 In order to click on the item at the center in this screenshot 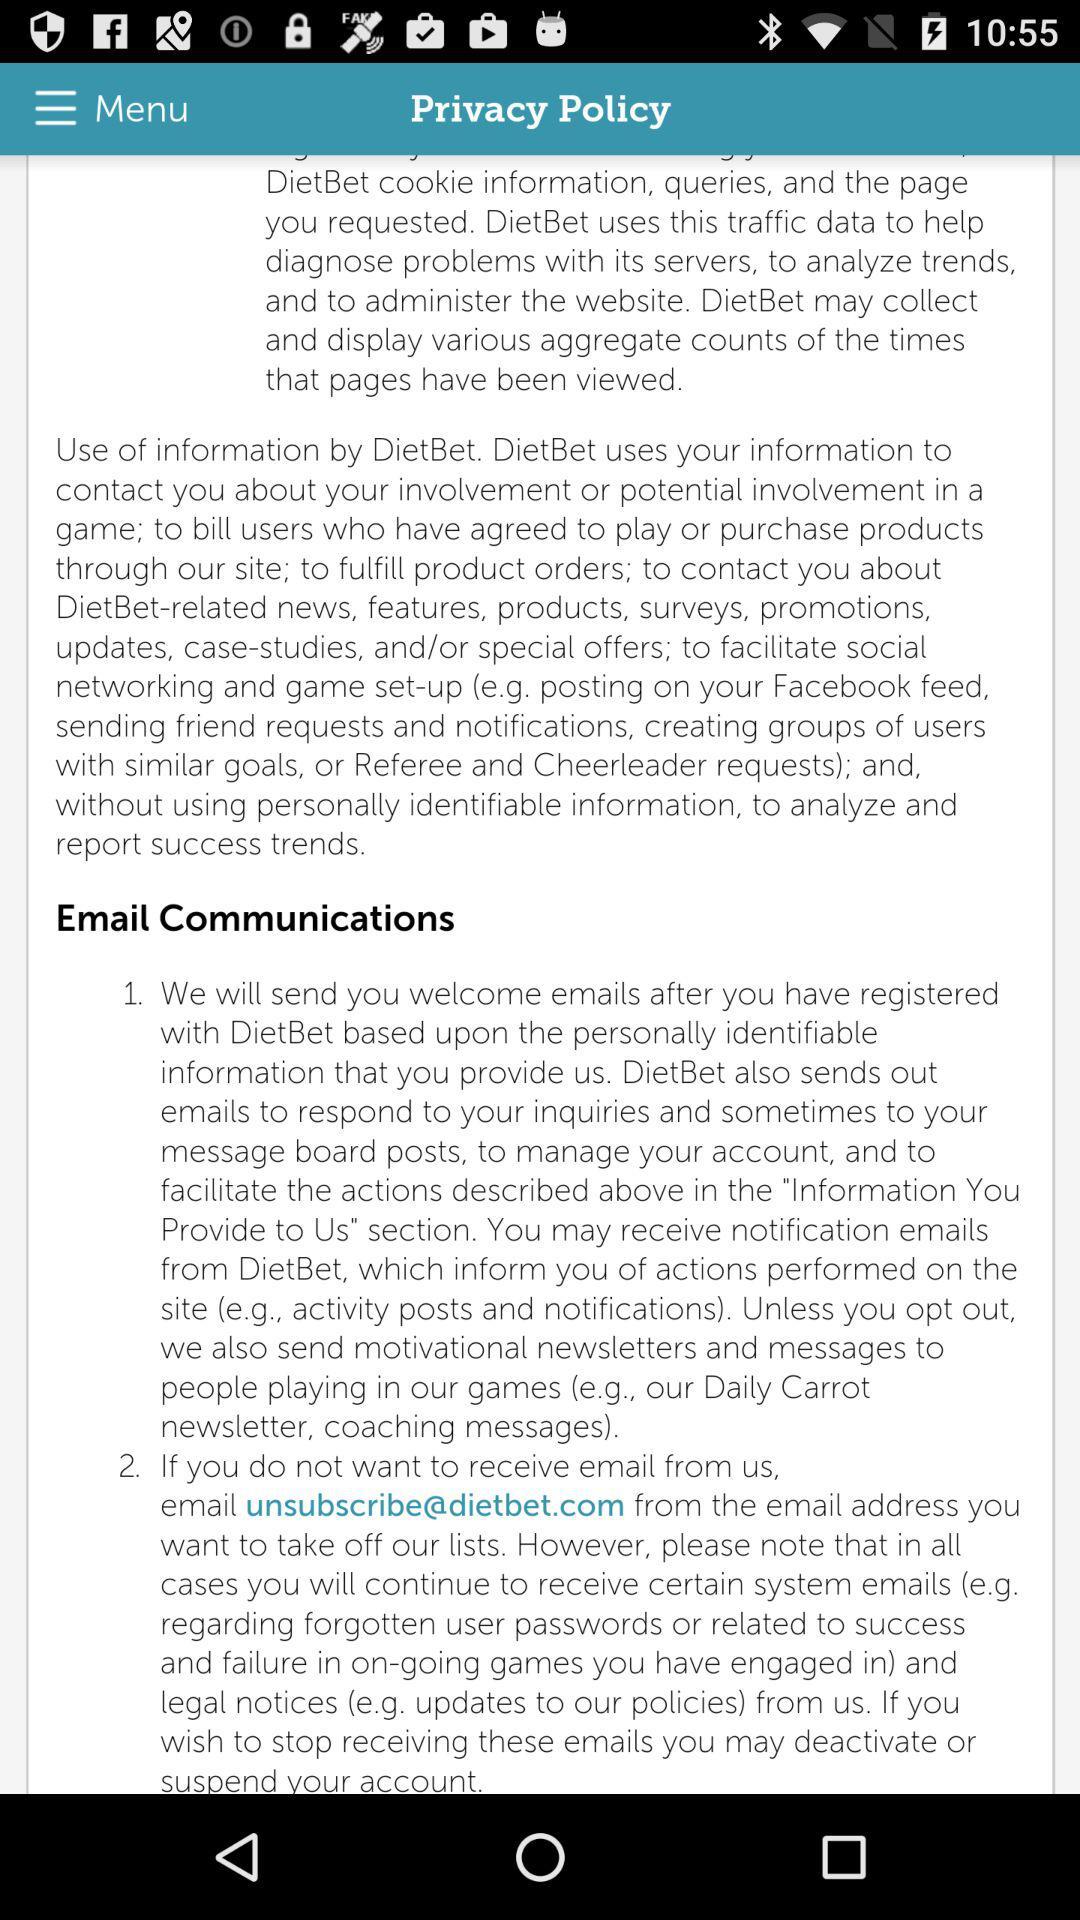, I will do `click(540, 974)`.